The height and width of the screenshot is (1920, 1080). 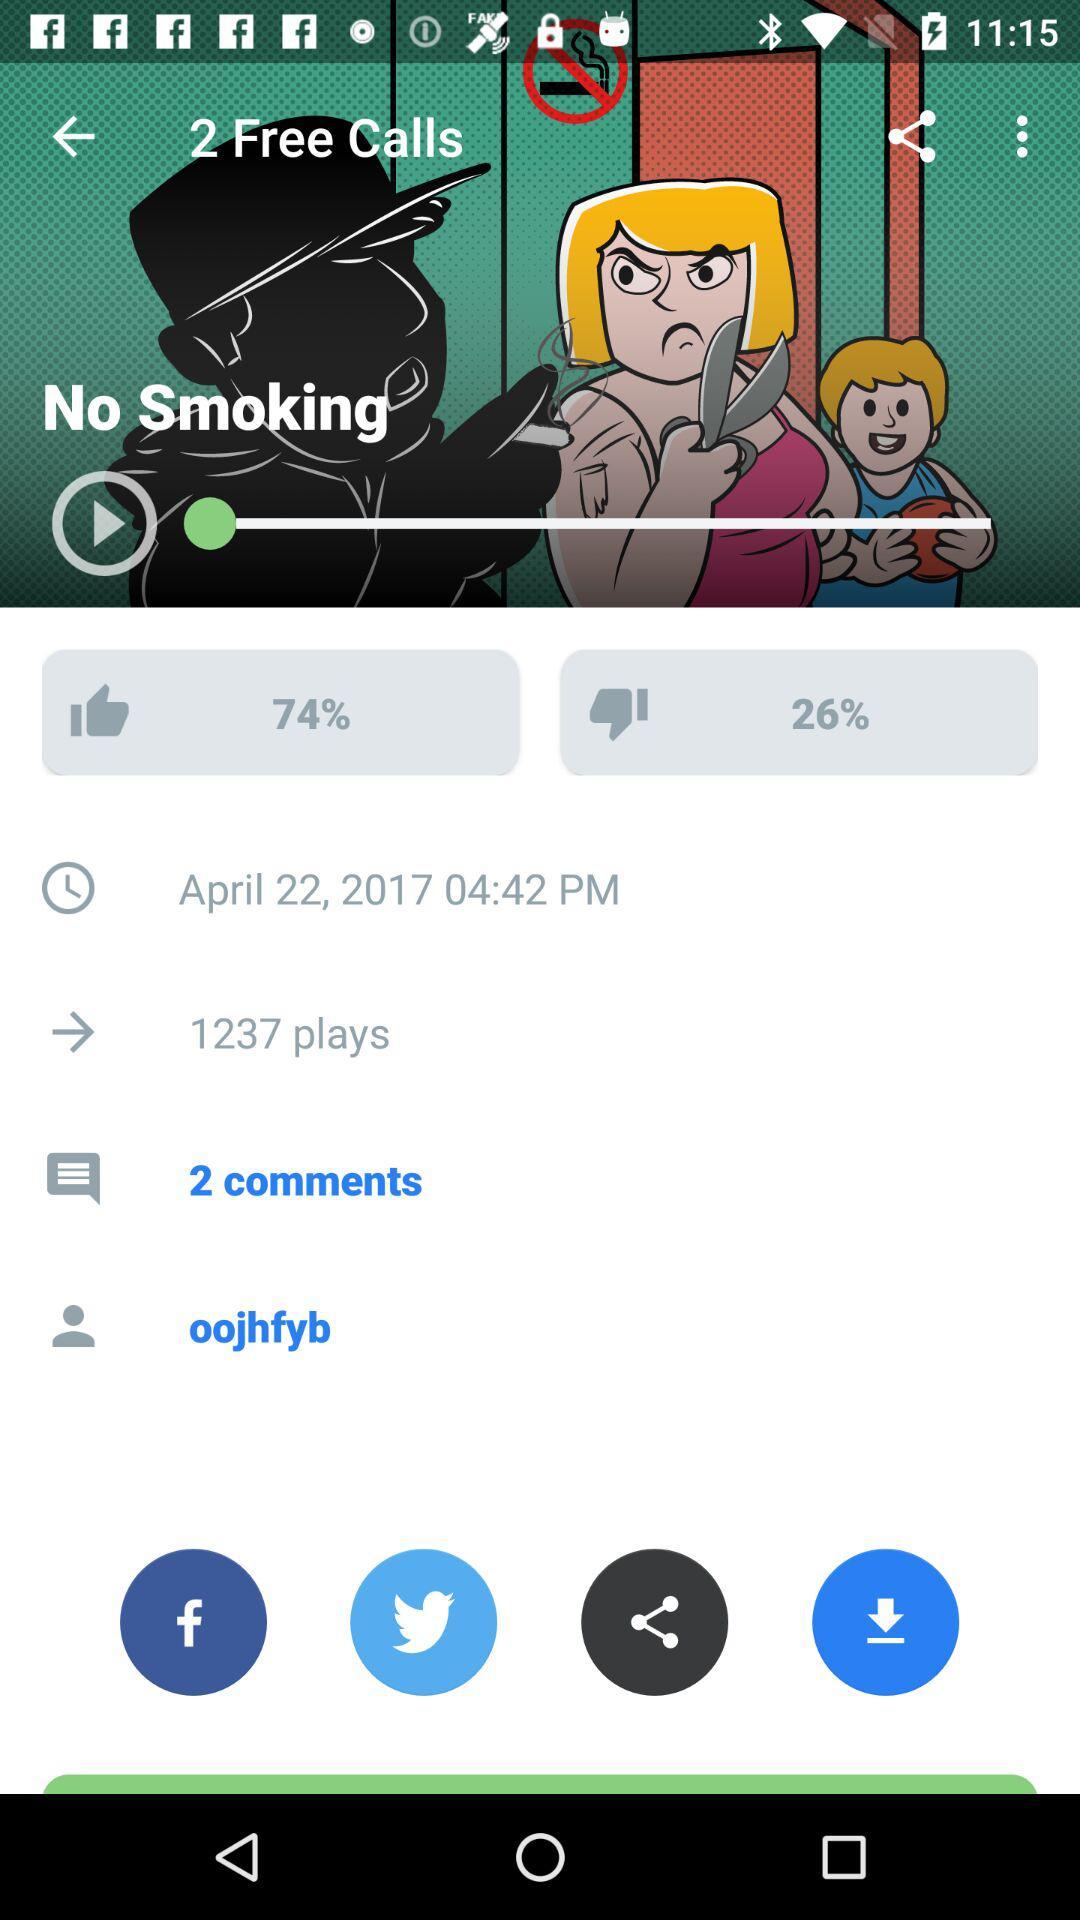 What do you see at coordinates (1027, 136) in the screenshot?
I see `the 3 vertical dots at the top right corner of the page` at bounding box center [1027, 136].